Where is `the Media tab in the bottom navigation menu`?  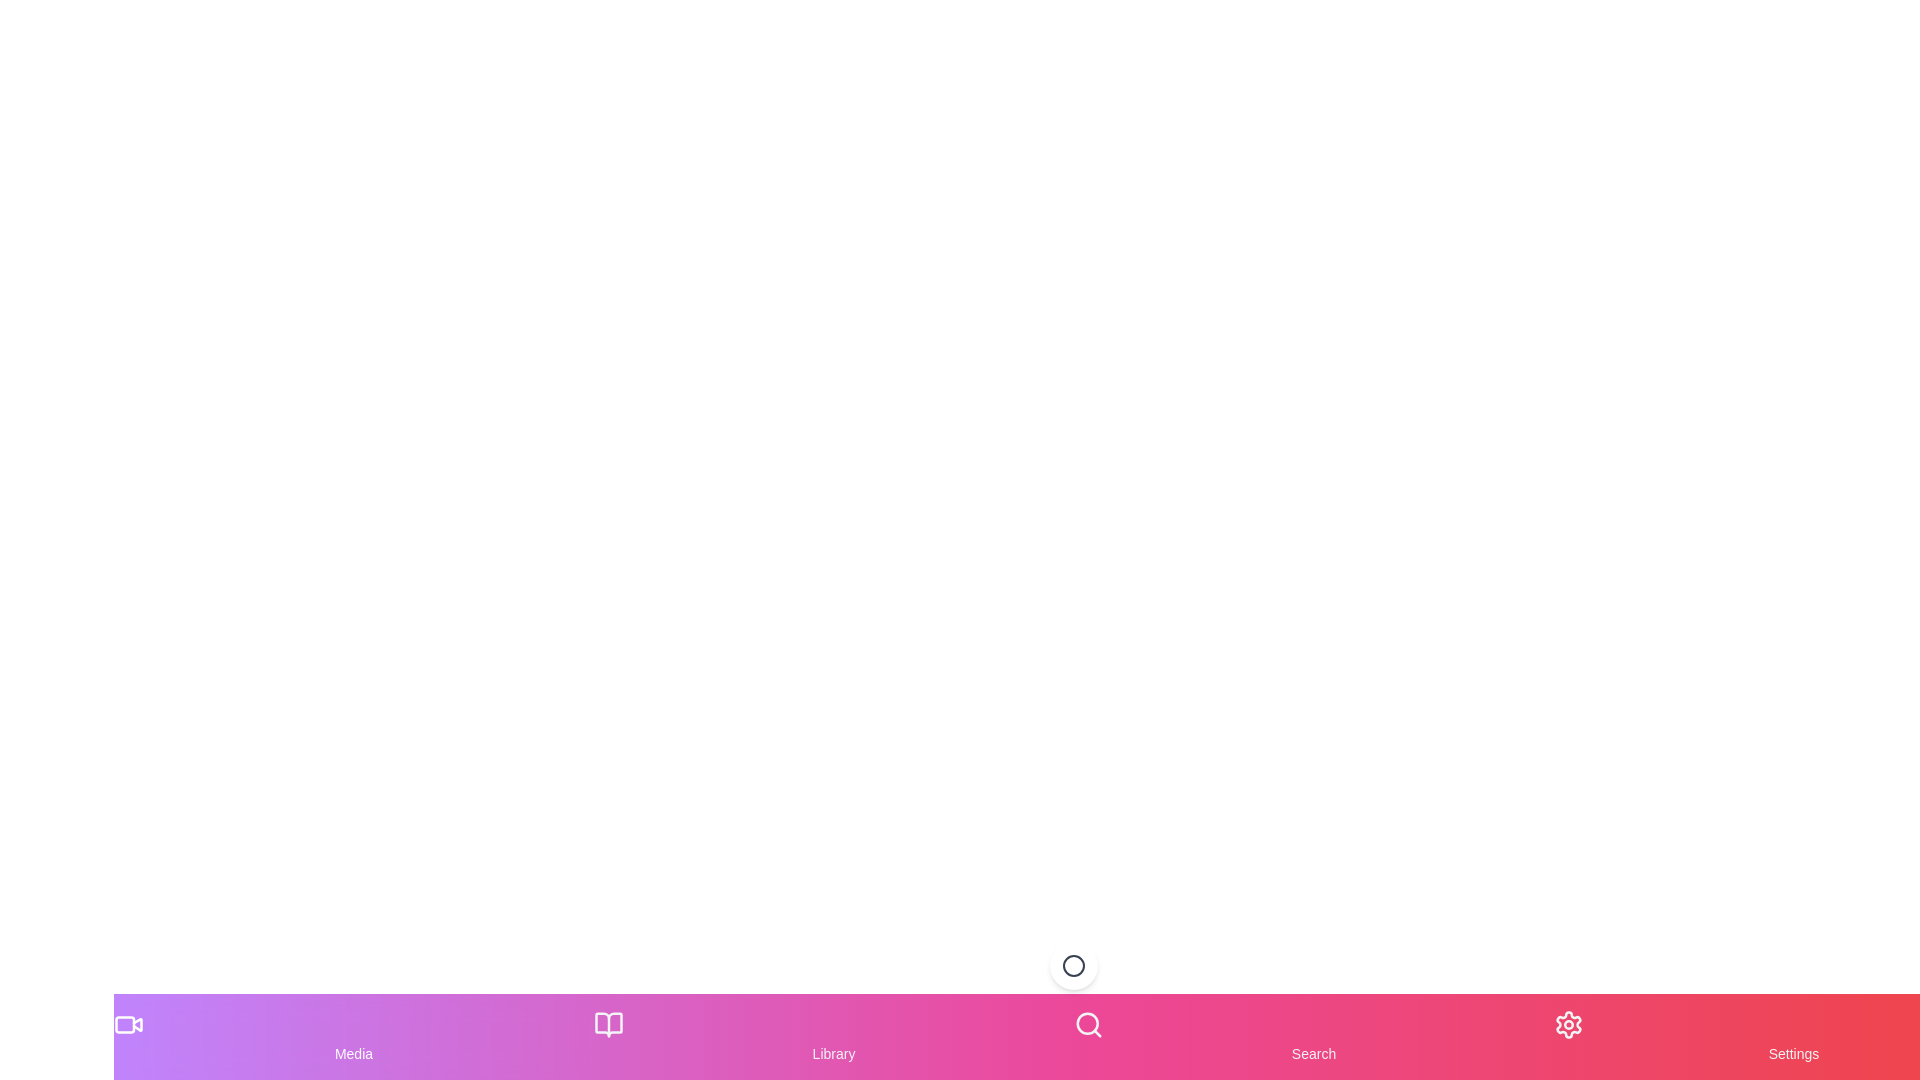 the Media tab in the bottom navigation menu is located at coordinates (354, 1036).